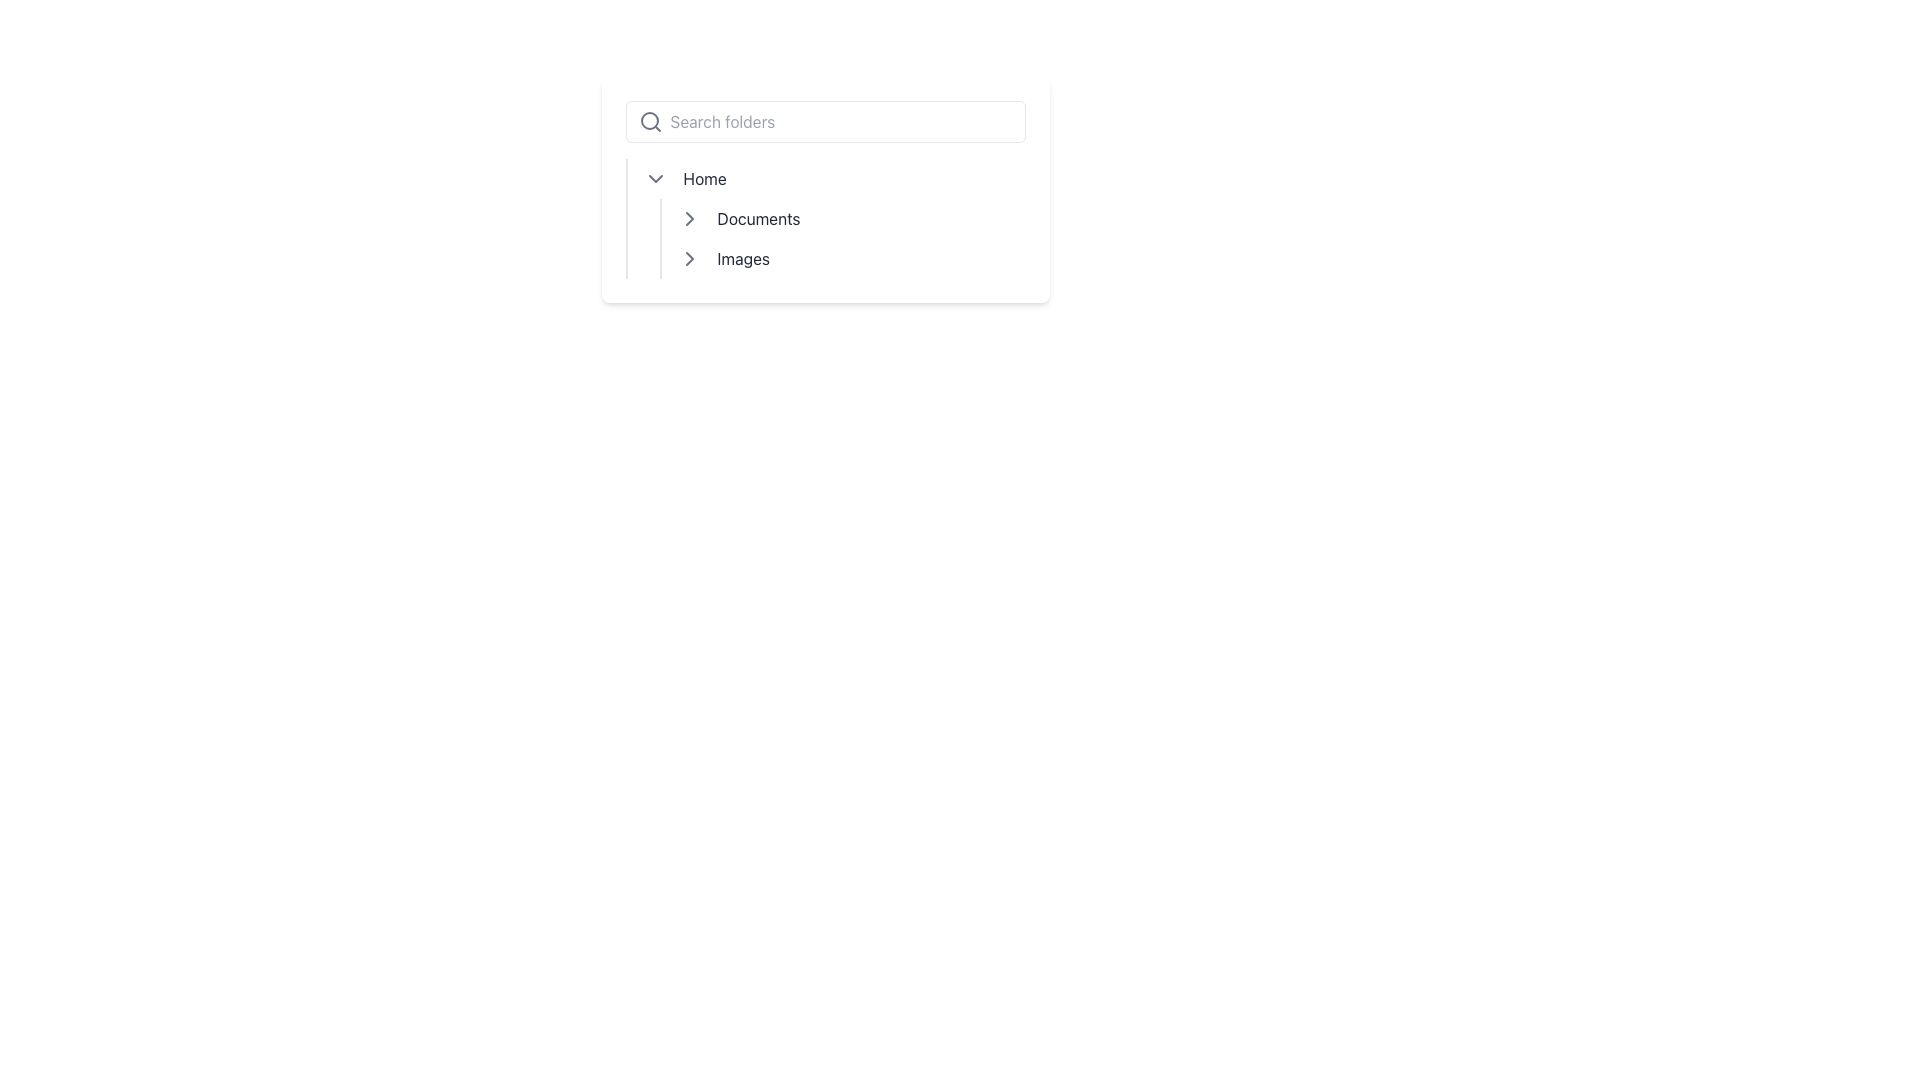 This screenshot has width=1920, height=1080. Describe the element at coordinates (851, 257) in the screenshot. I see `the 'Images' list item under the 'Documents' section` at that location.